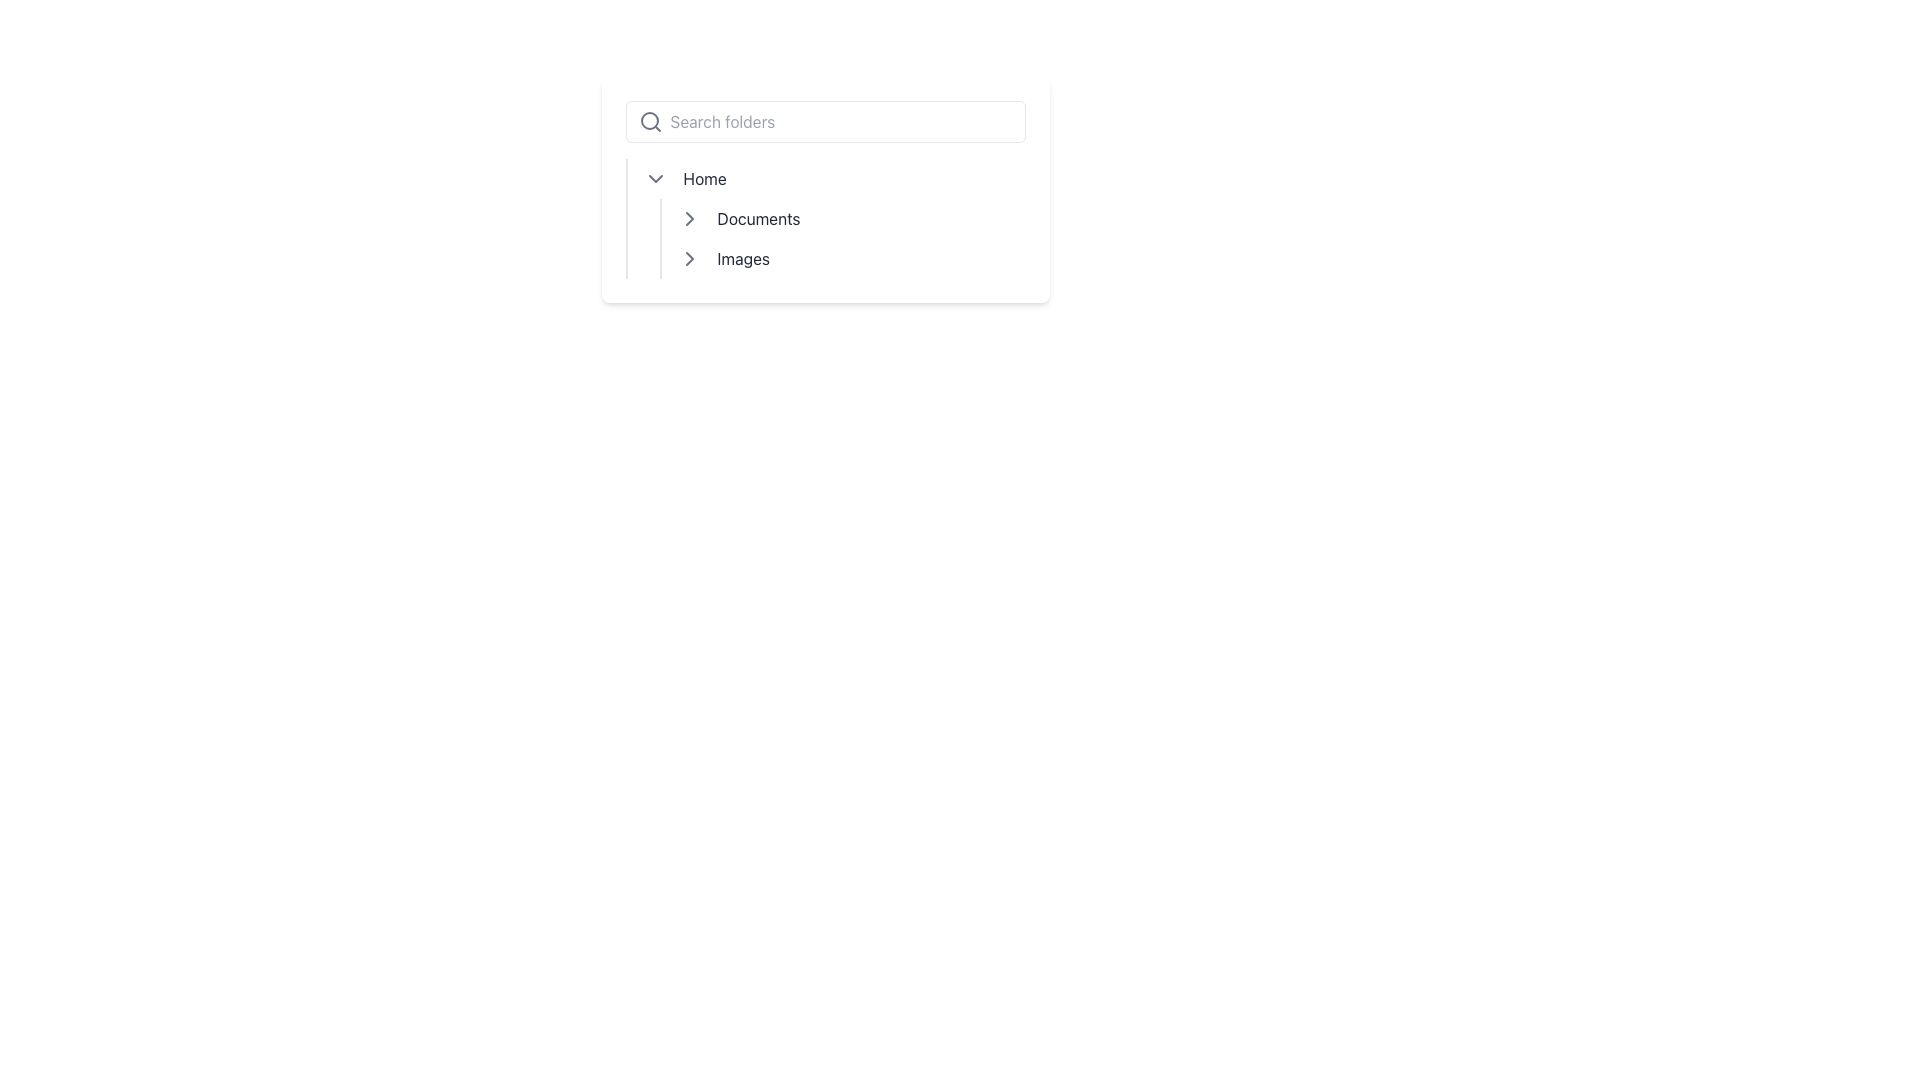 This screenshot has width=1920, height=1080. Describe the element at coordinates (851, 257) in the screenshot. I see `the 'Images' list item under the 'Documents' section` at that location.